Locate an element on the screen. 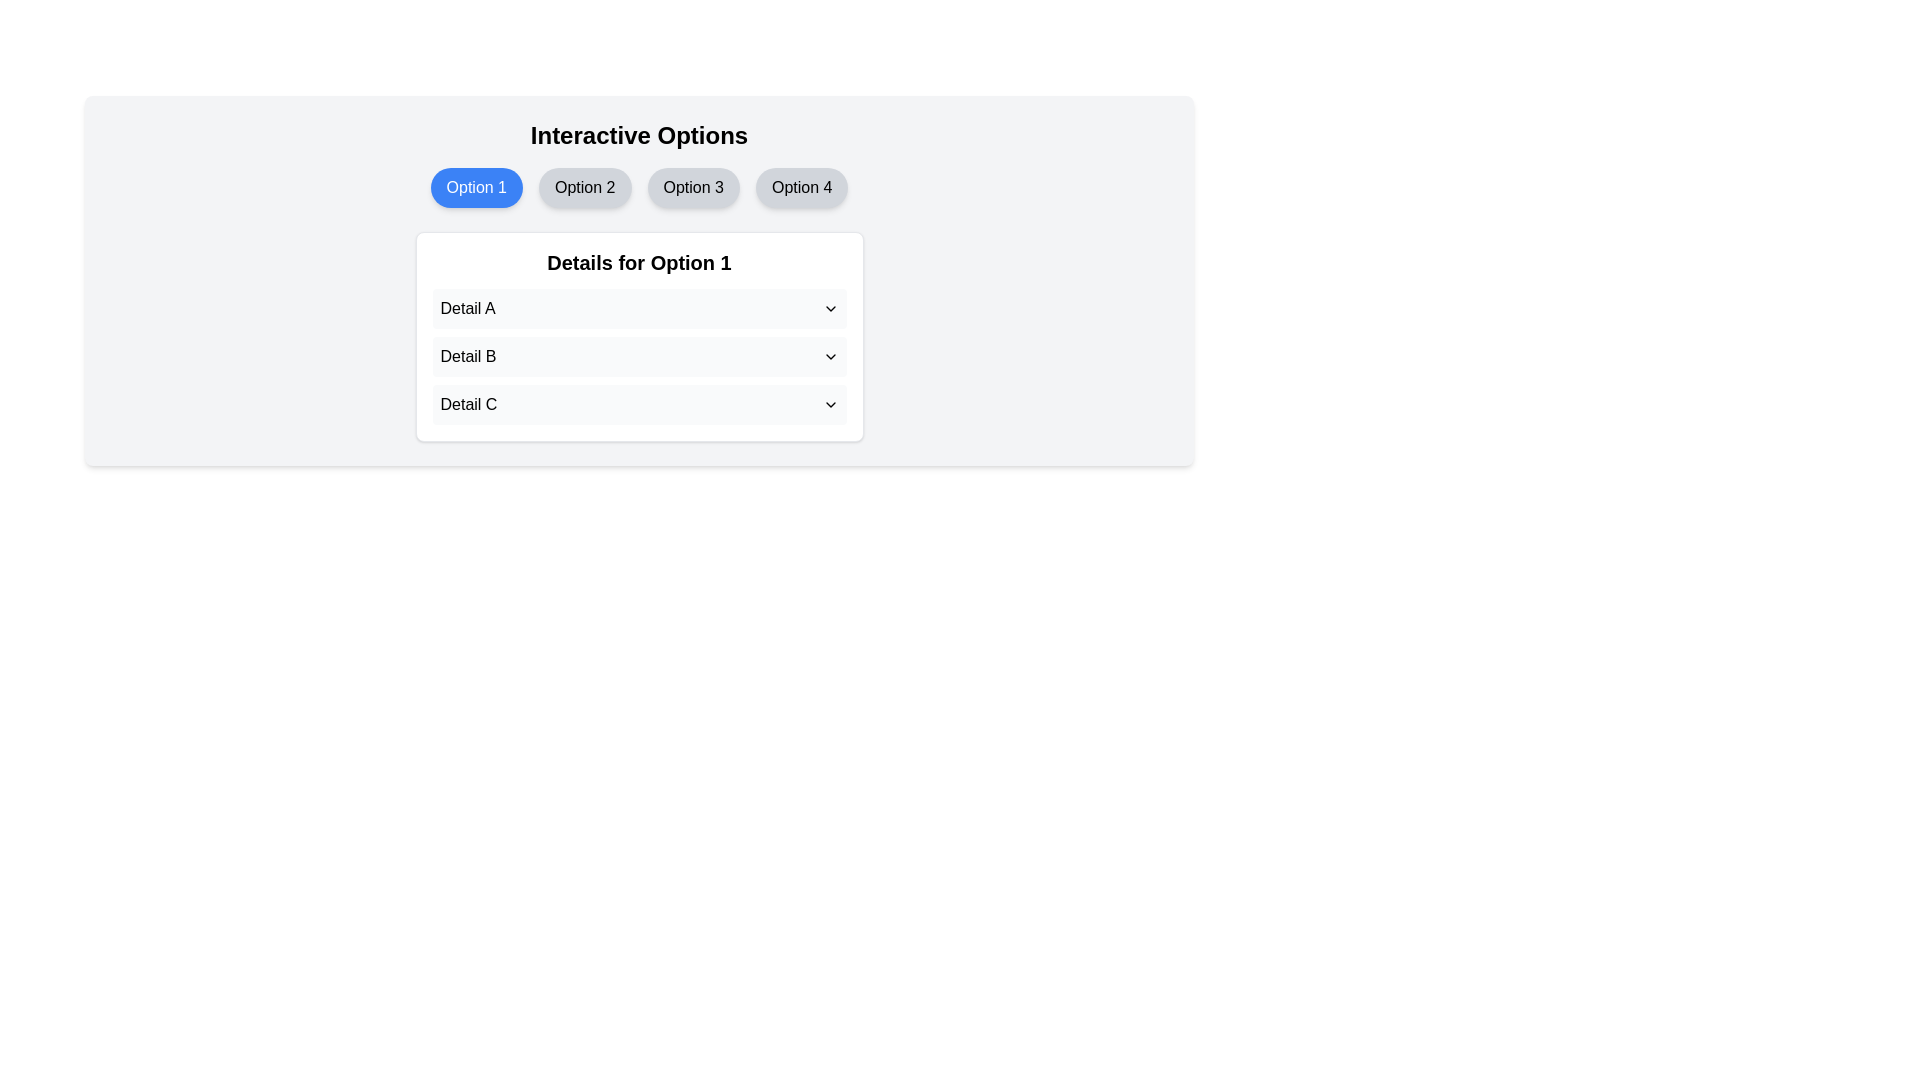 Image resolution: width=1920 pixels, height=1080 pixels. the text label that reads 'Details for Option 1', which is prominently styled in bold and large fonts at the top of a white rounded card is located at coordinates (638, 261).